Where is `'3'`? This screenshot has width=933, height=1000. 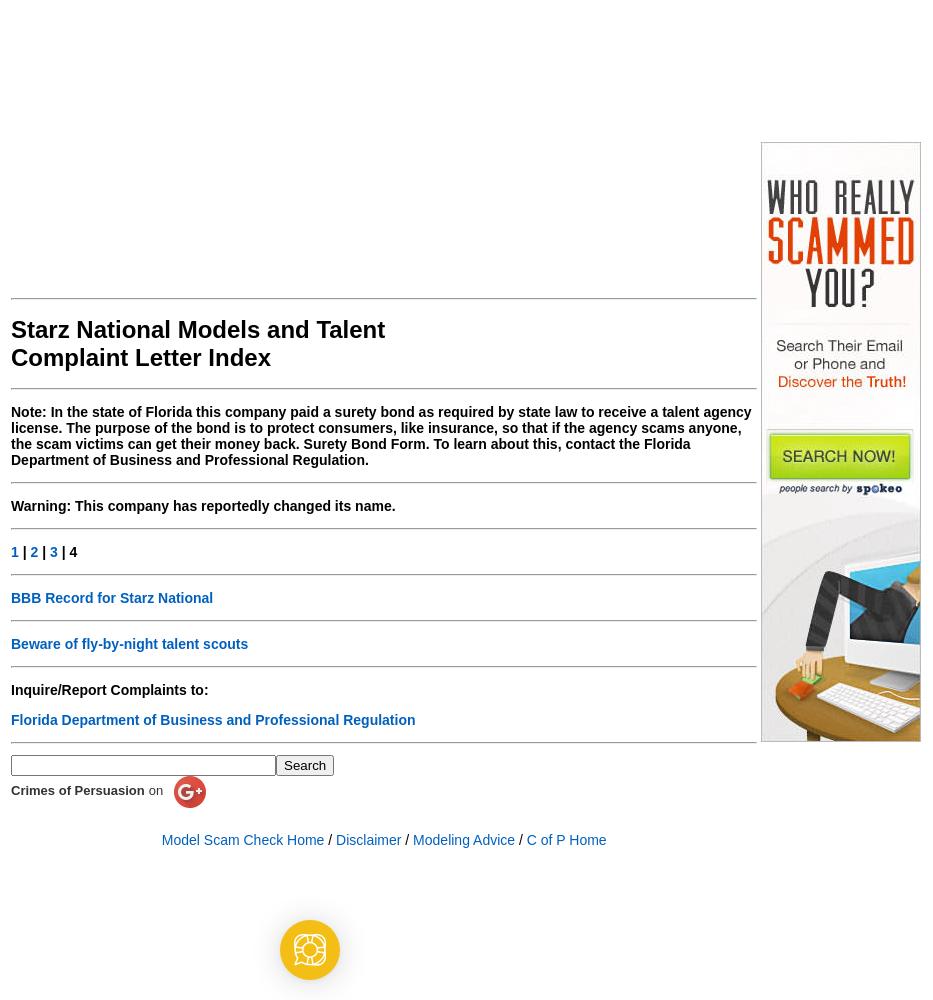
'3' is located at coordinates (53, 552).